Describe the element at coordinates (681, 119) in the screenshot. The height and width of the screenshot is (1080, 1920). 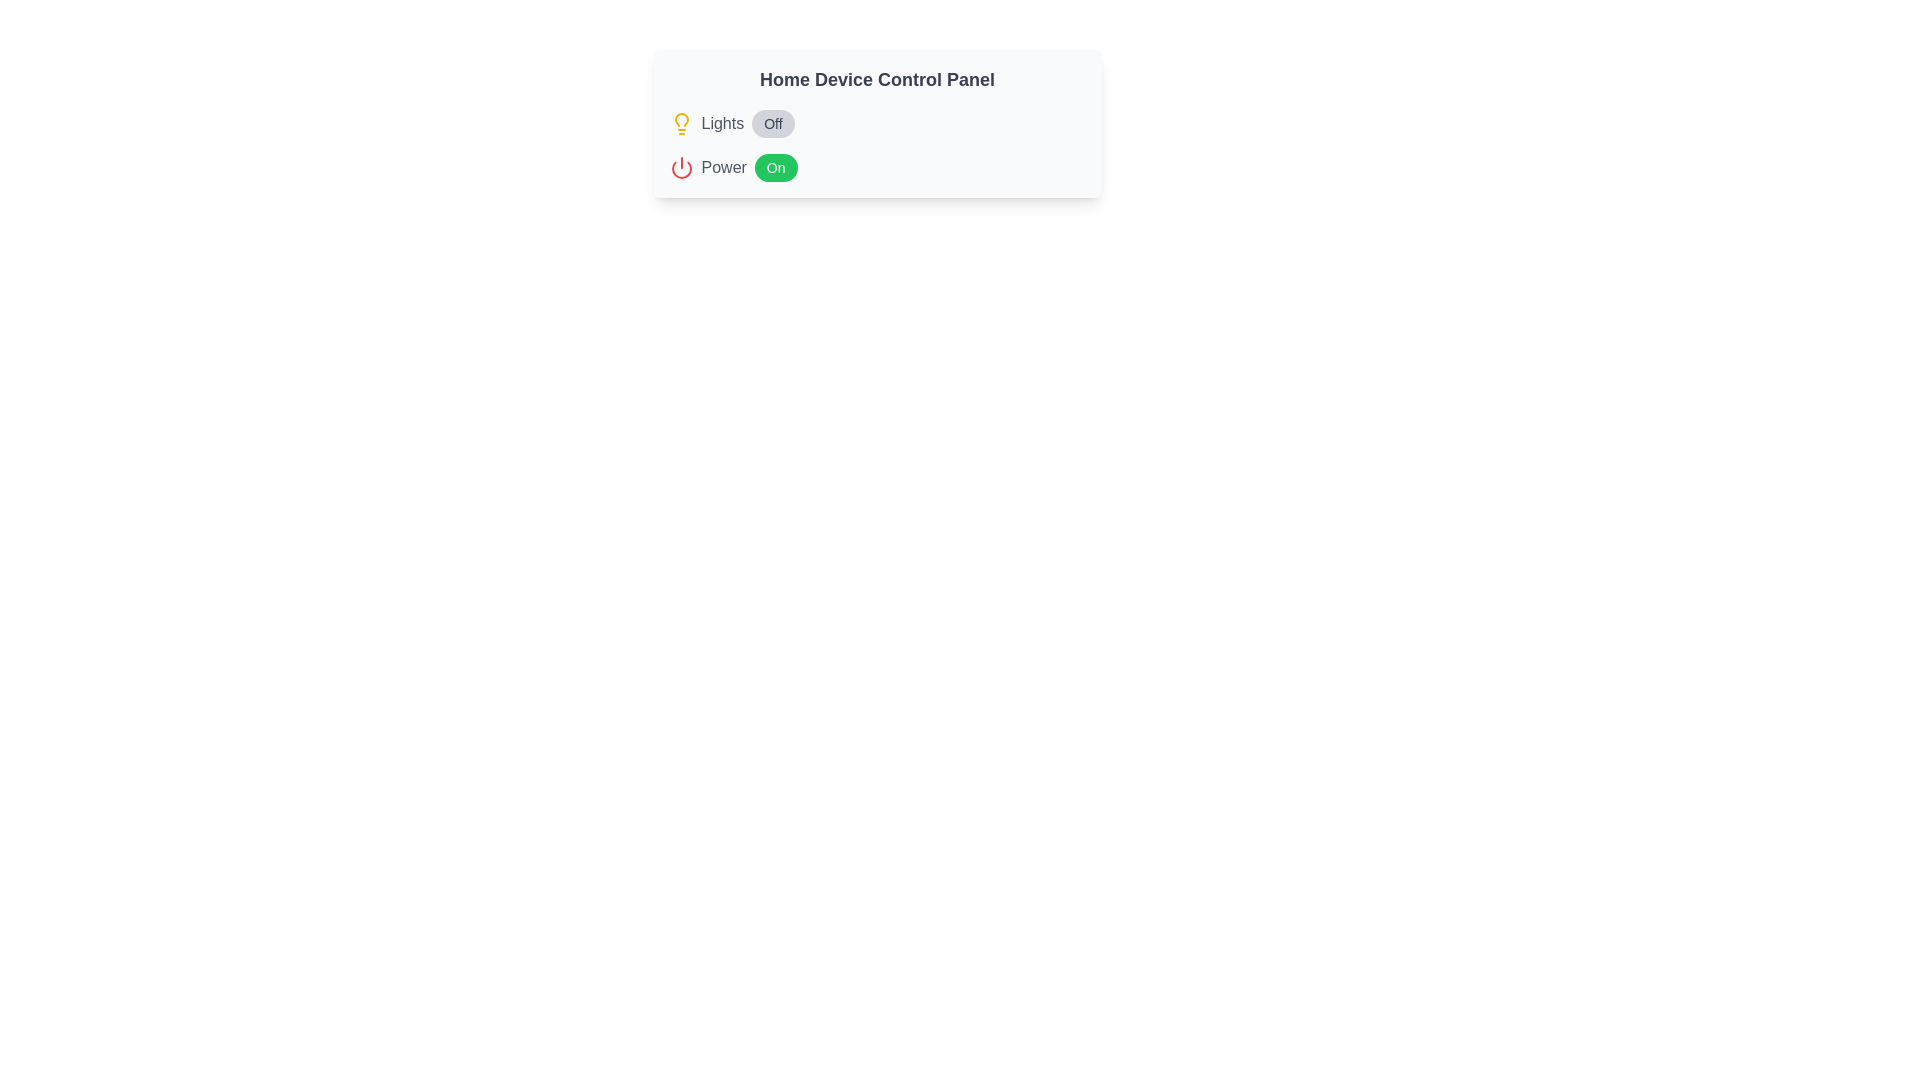
I see `the light bulb icon represented by a geometric curve design, which is styled in yellow and located in the Home Device Control Panel next to the 'Lights Off' label` at that location.